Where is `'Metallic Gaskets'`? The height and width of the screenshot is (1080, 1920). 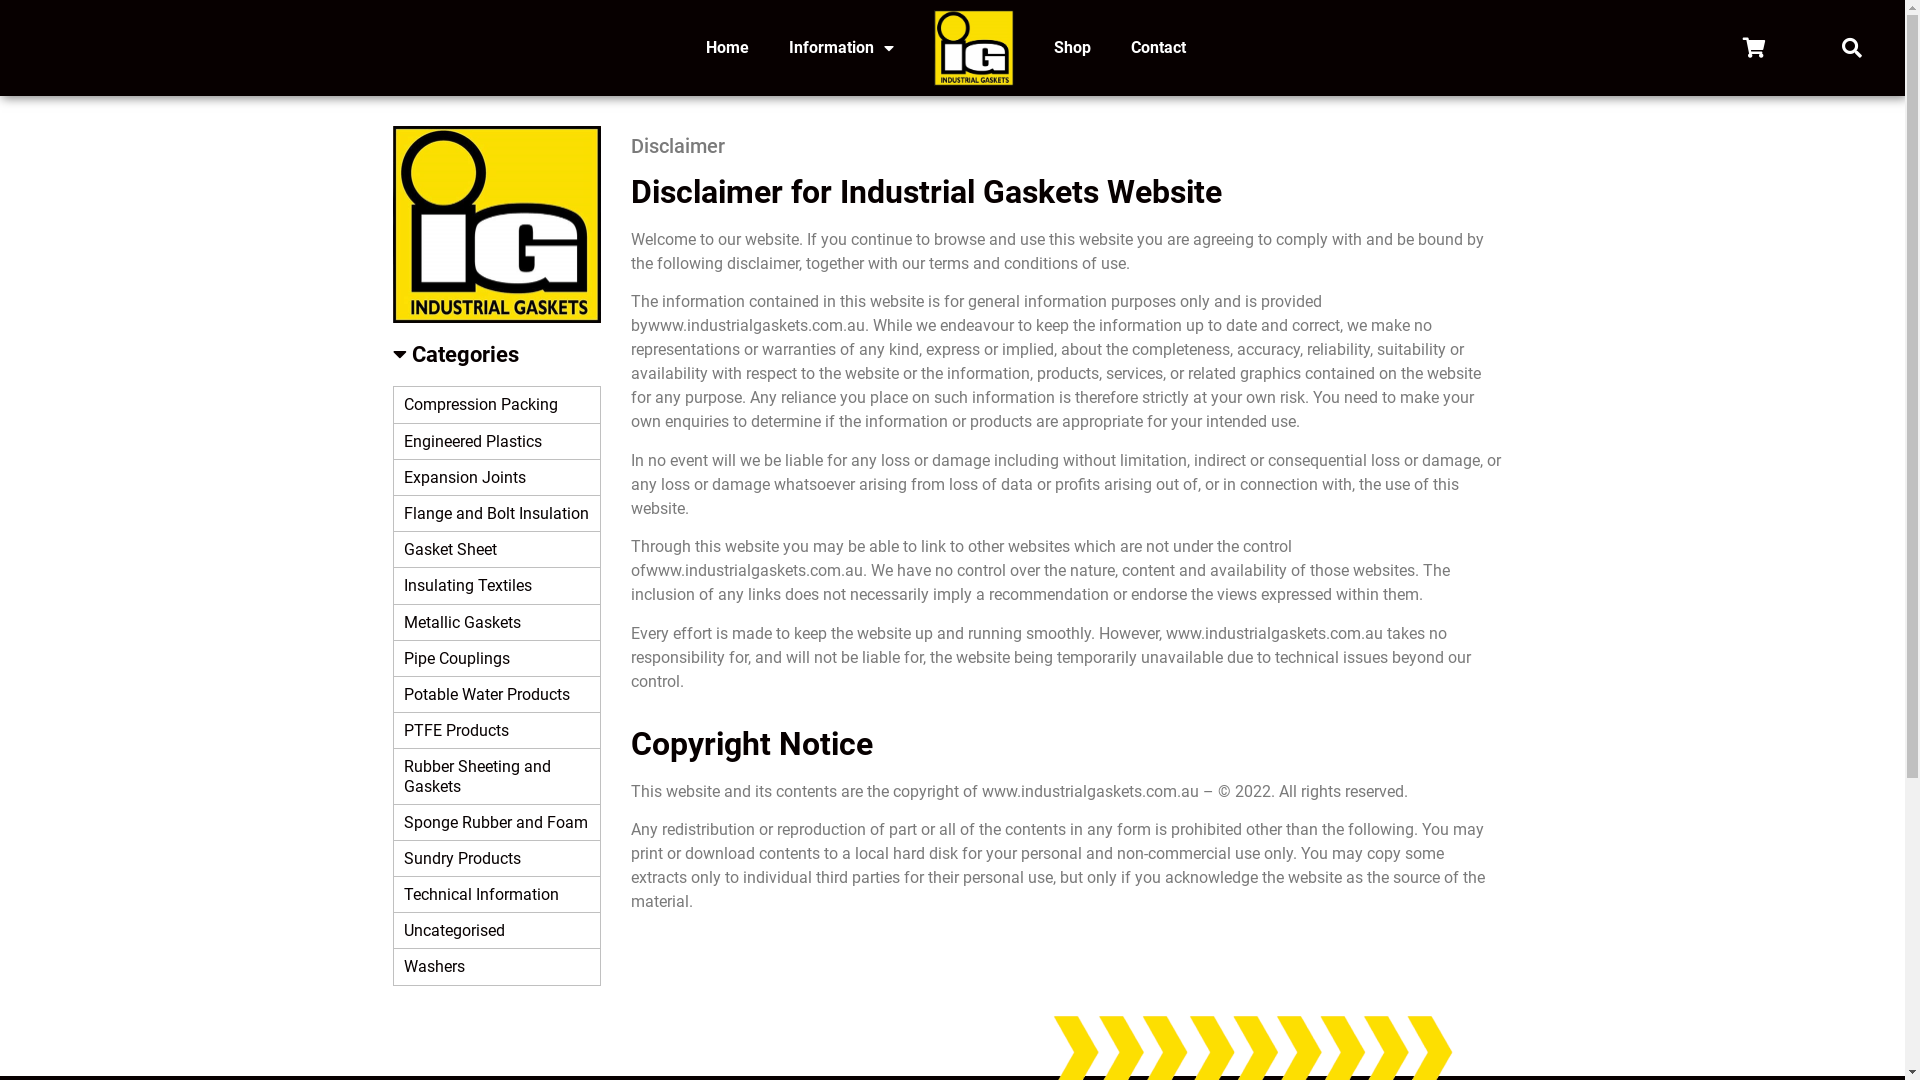 'Metallic Gaskets' is located at coordinates (497, 622).